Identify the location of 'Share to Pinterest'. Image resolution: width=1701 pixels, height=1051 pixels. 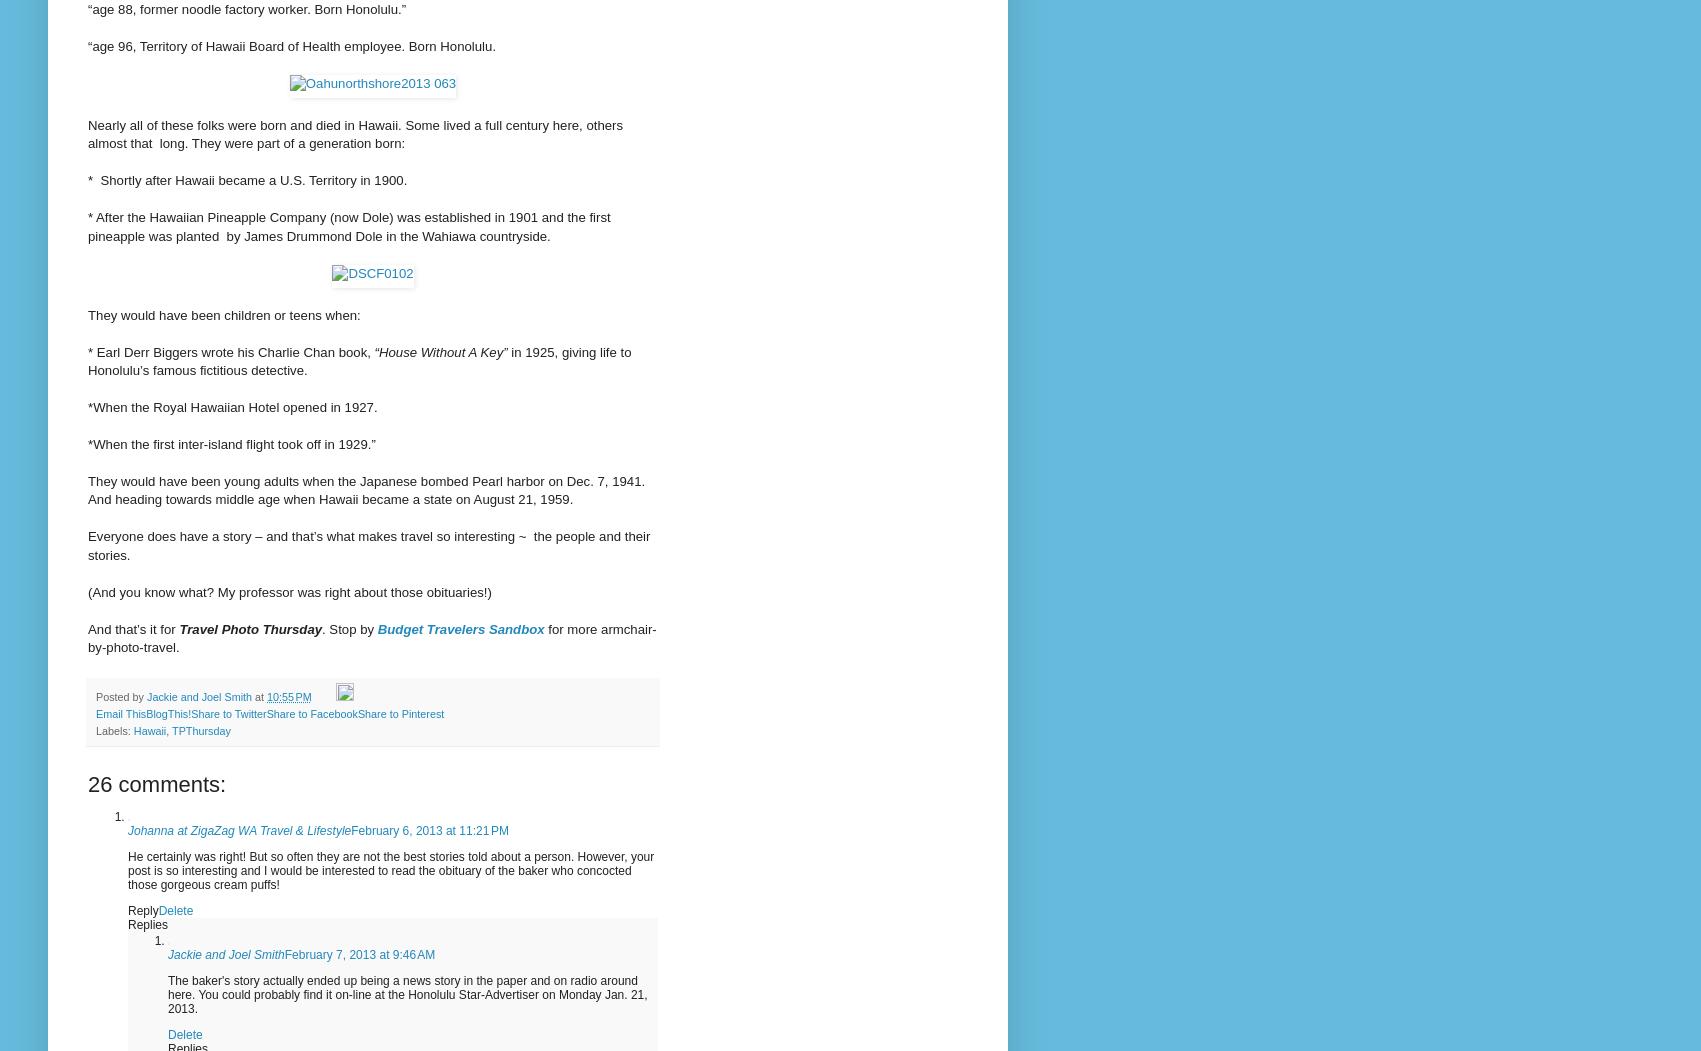
(357, 713).